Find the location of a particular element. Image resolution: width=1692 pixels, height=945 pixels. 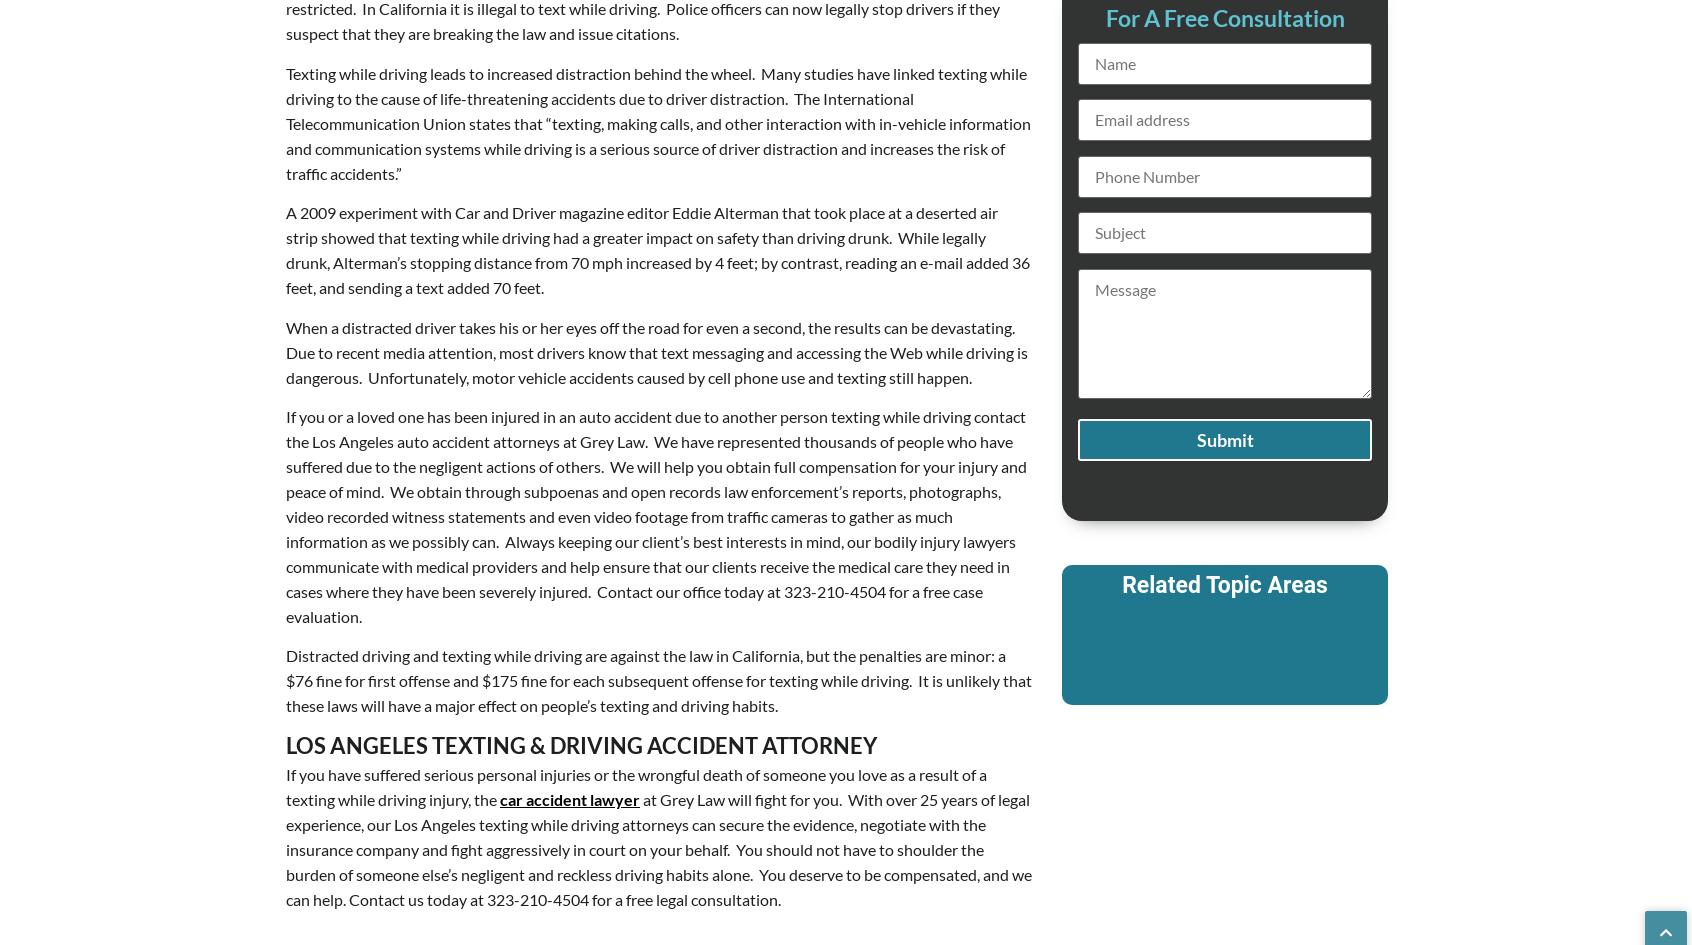

'If you have suffered serious personal injuries or the wrongful death of someone you love as a result of a texting while driving injury, the' is located at coordinates (636, 785).